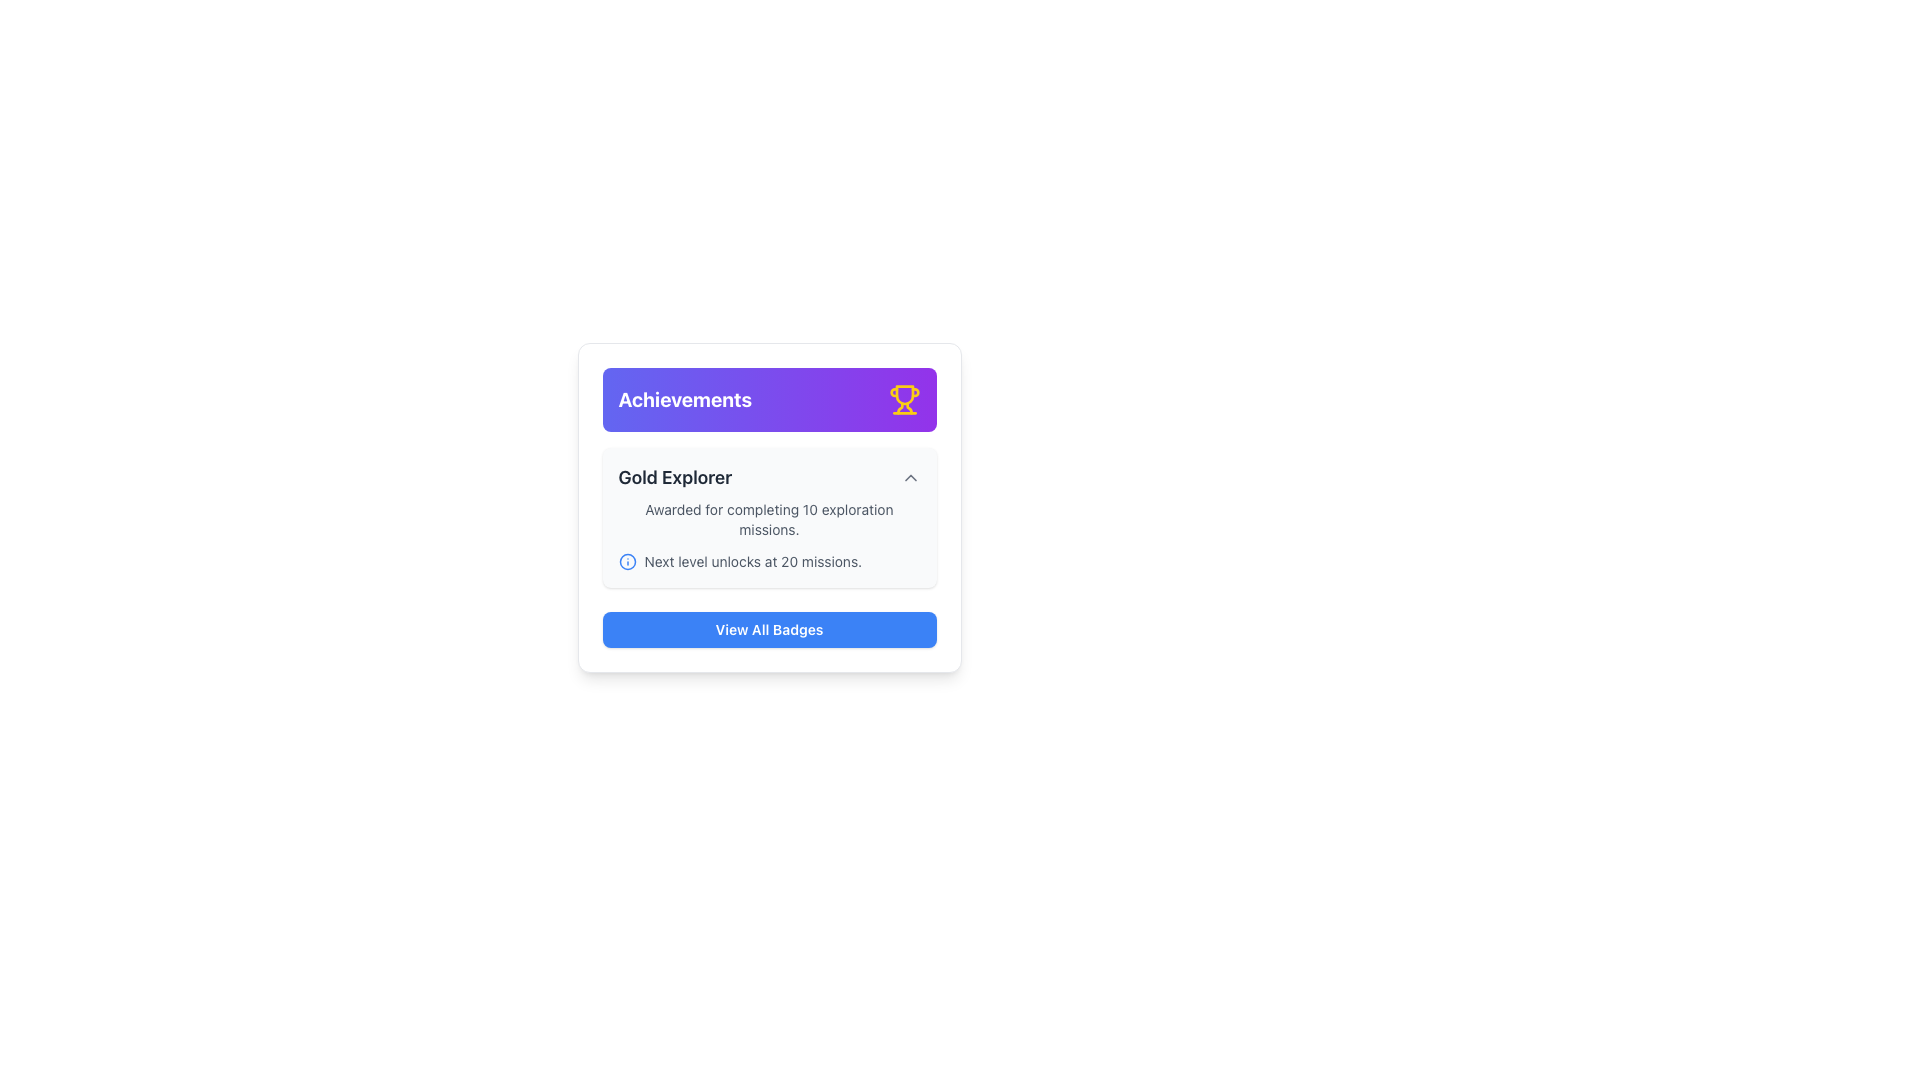 The image size is (1920, 1080). I want to click on information provided in the Informational Text Block with Icon located within the 'Gold Explorer' card, situated below the title 'Gold Explorer' and above the 'View All Badges' button, so click(768, 535).